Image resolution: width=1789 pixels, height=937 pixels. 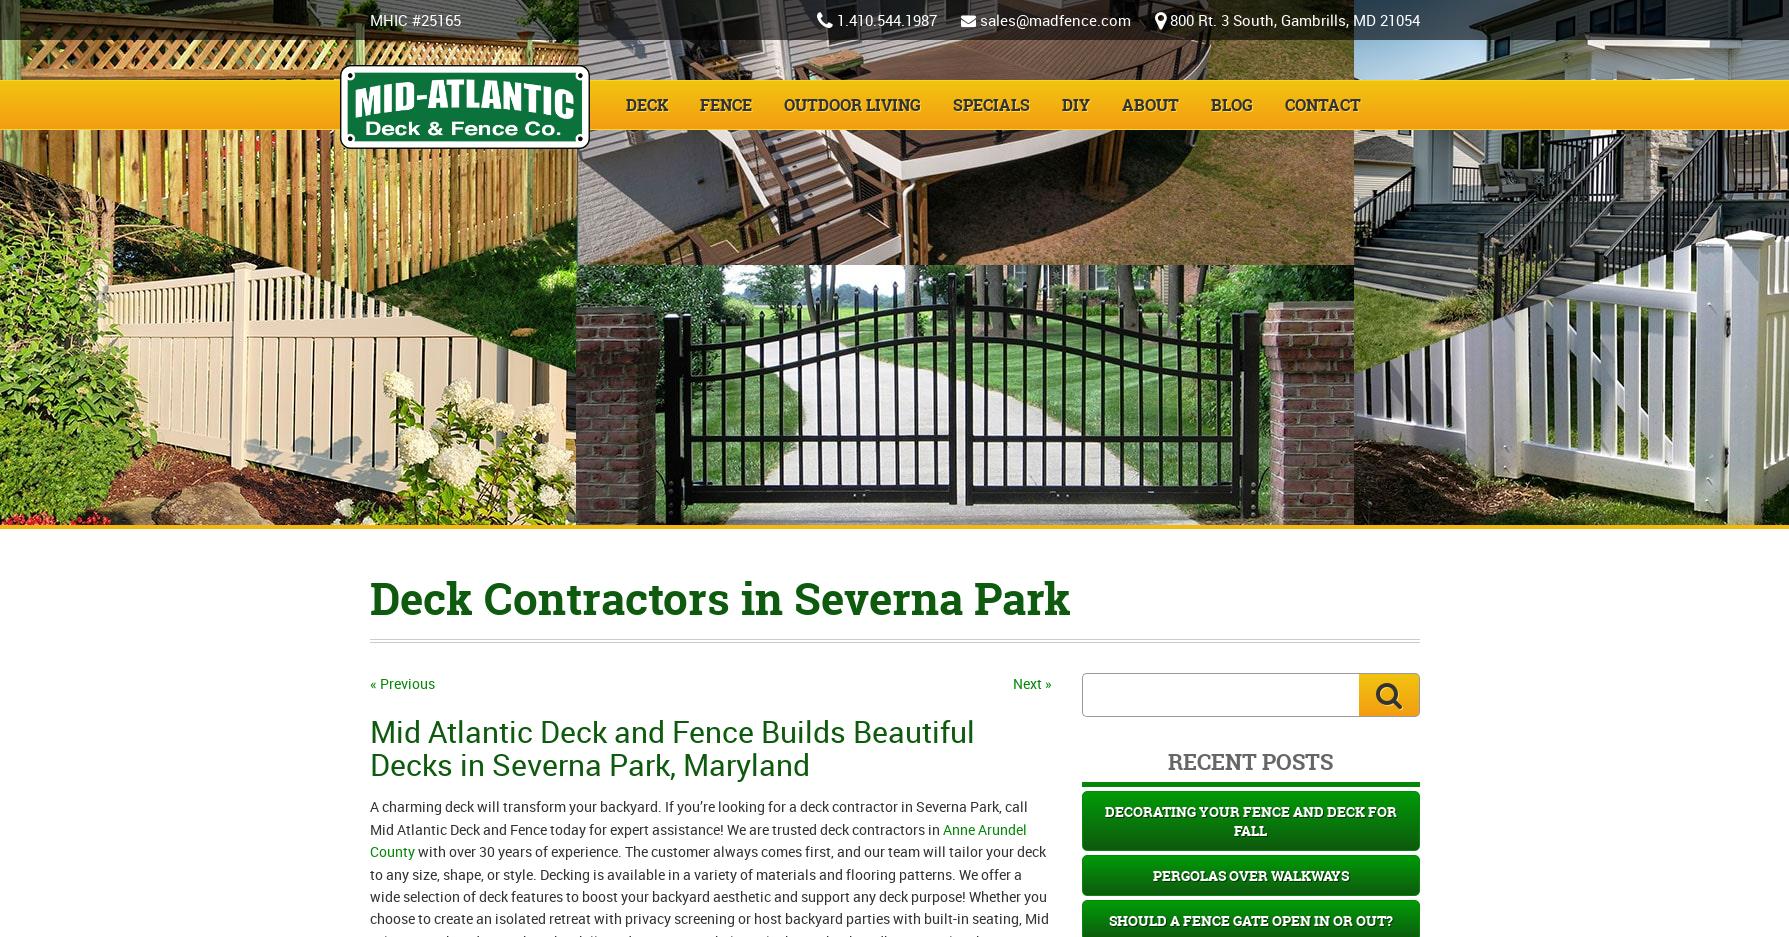 I want to click on 'Fence', so click(x=725, y=104).